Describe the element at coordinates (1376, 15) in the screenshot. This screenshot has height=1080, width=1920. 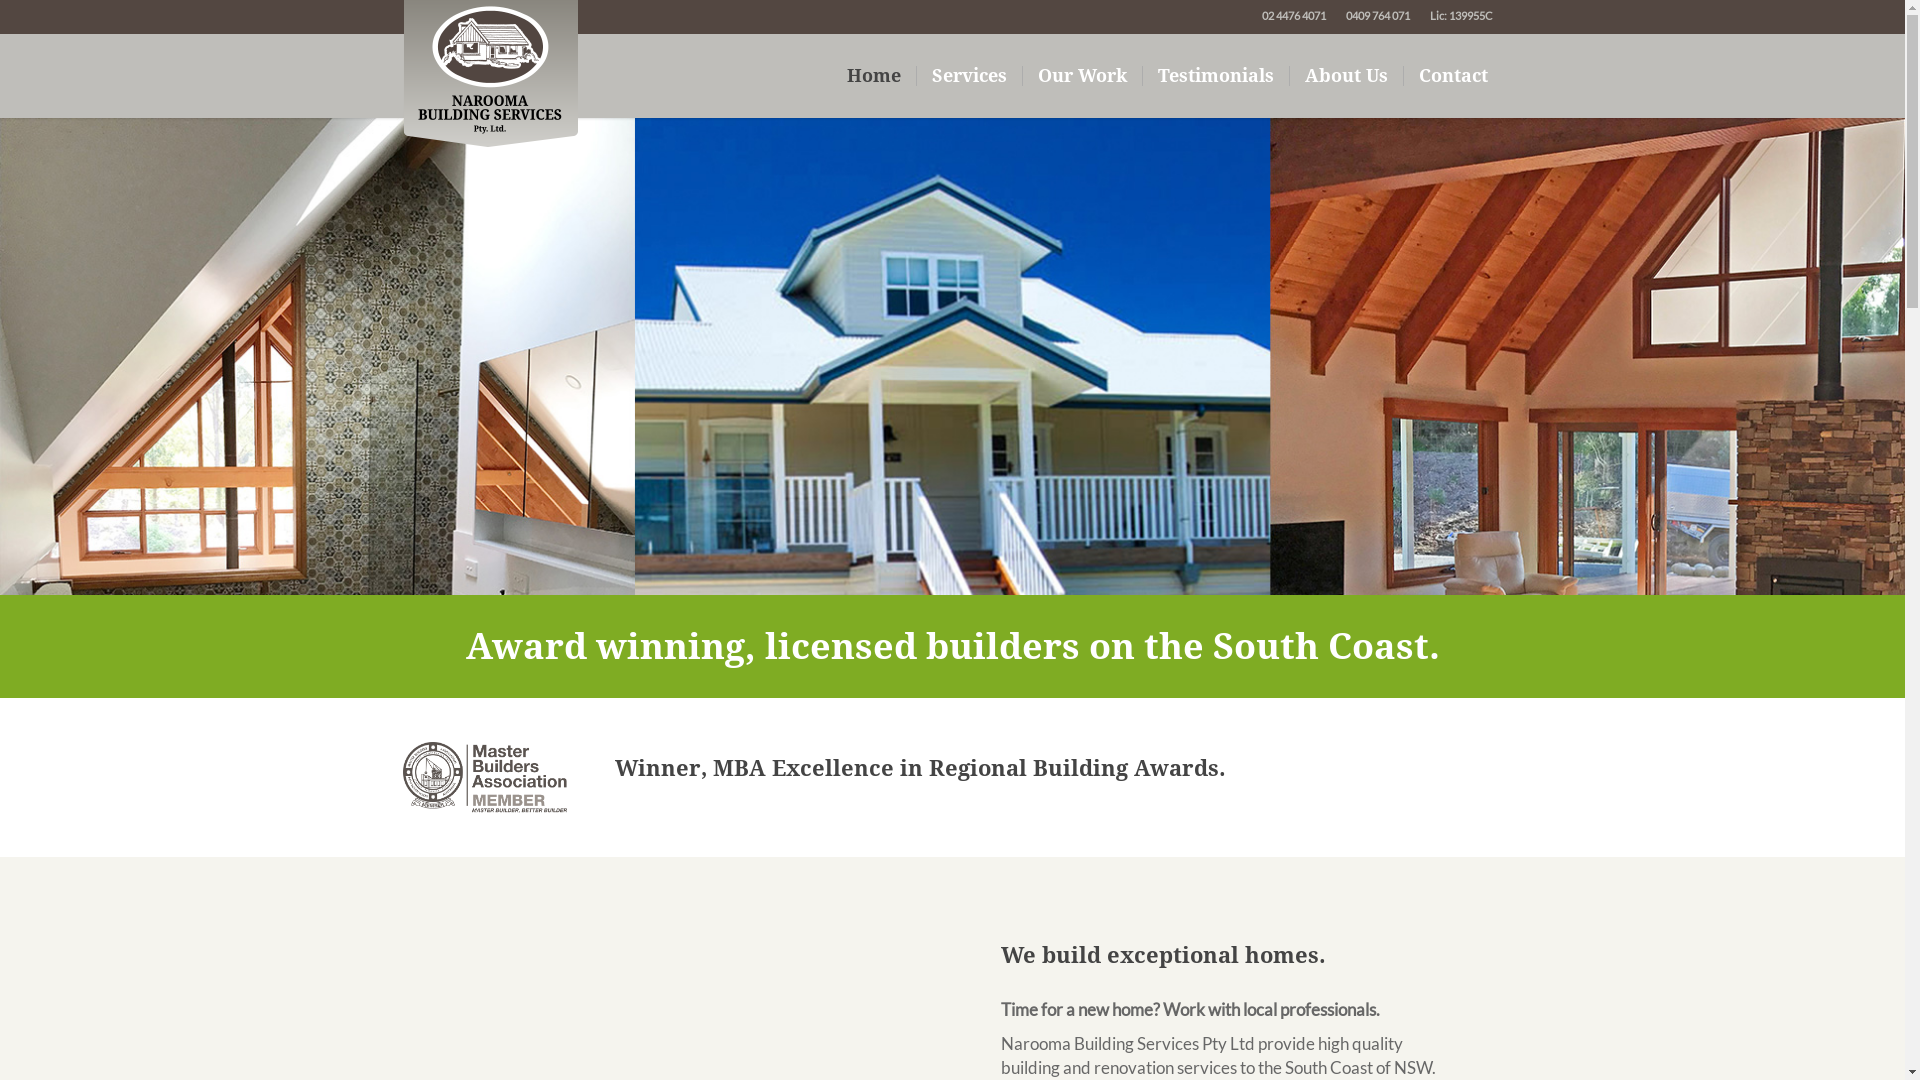
I see `'0409 764 071'` at that location.